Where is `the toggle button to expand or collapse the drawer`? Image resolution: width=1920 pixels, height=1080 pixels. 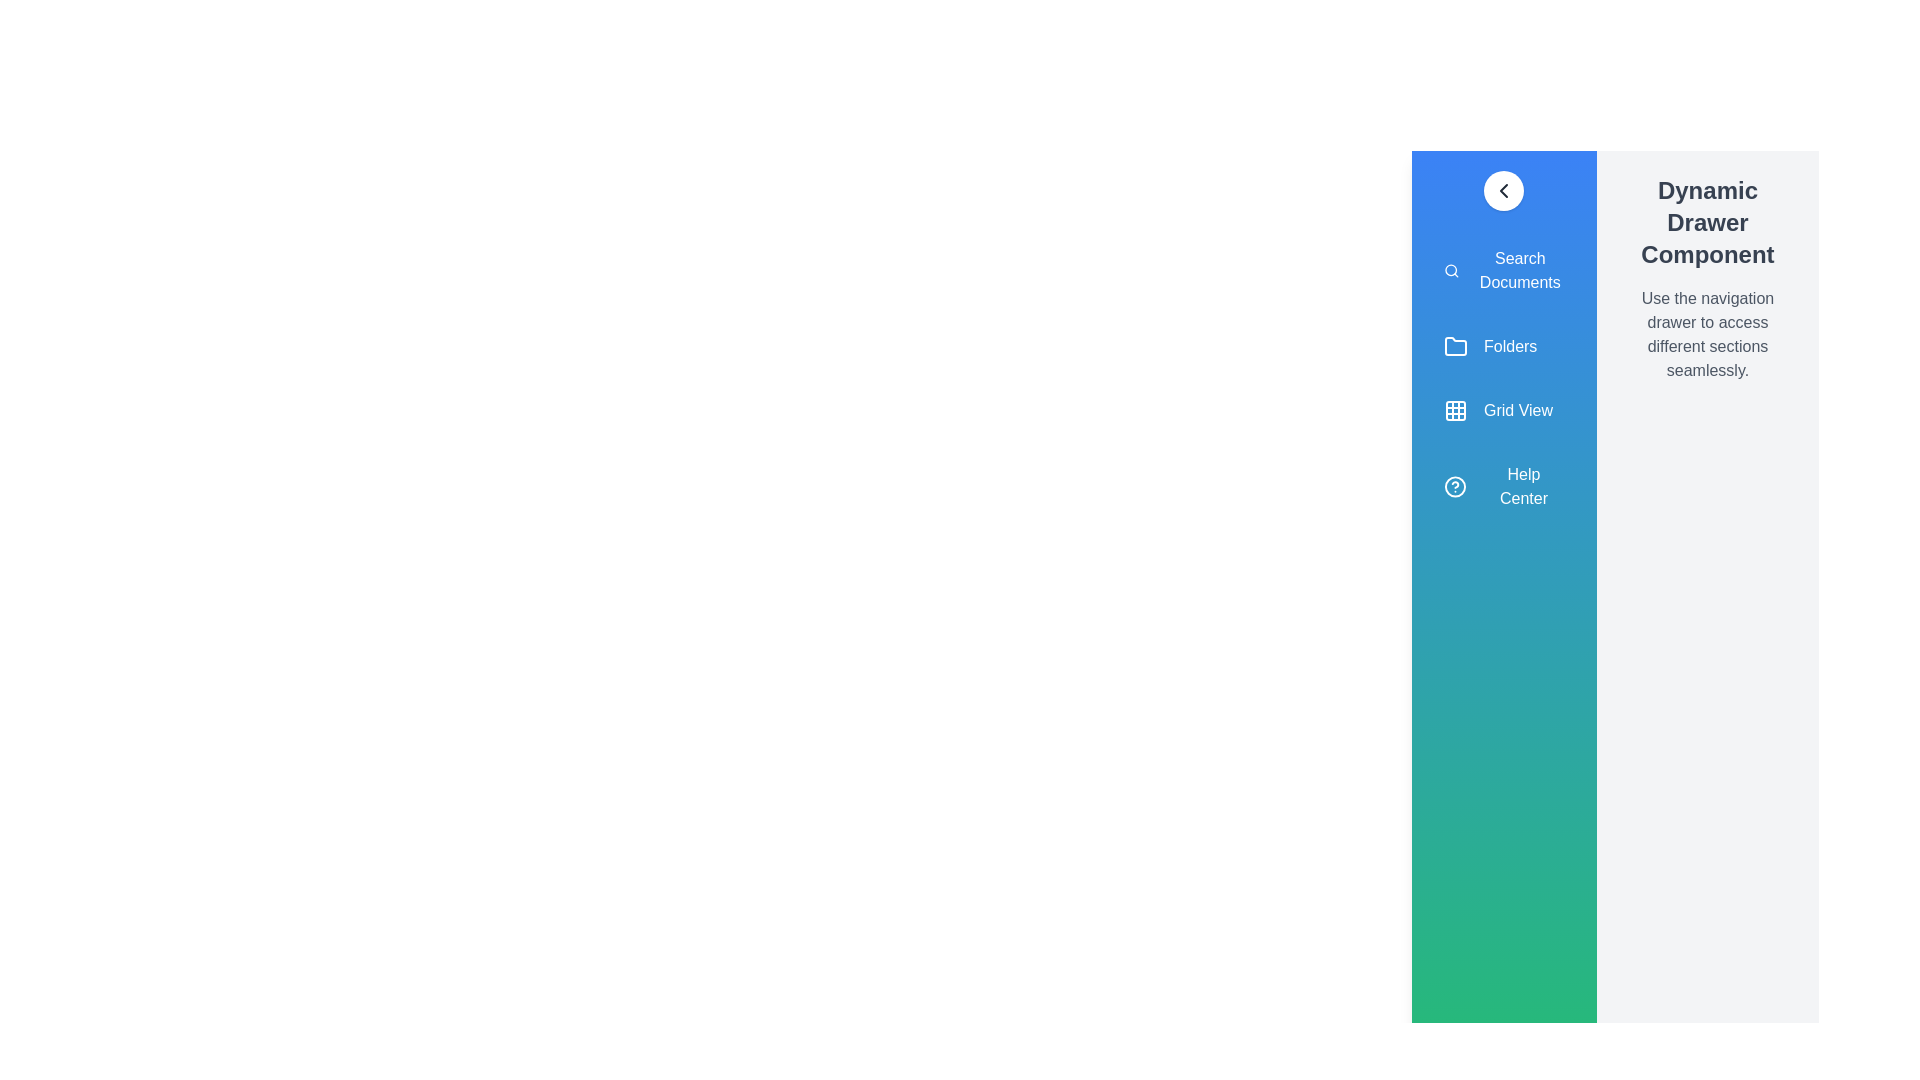
the toggle button to expand or collapse the drawer is located at coordinates (1503, 191).